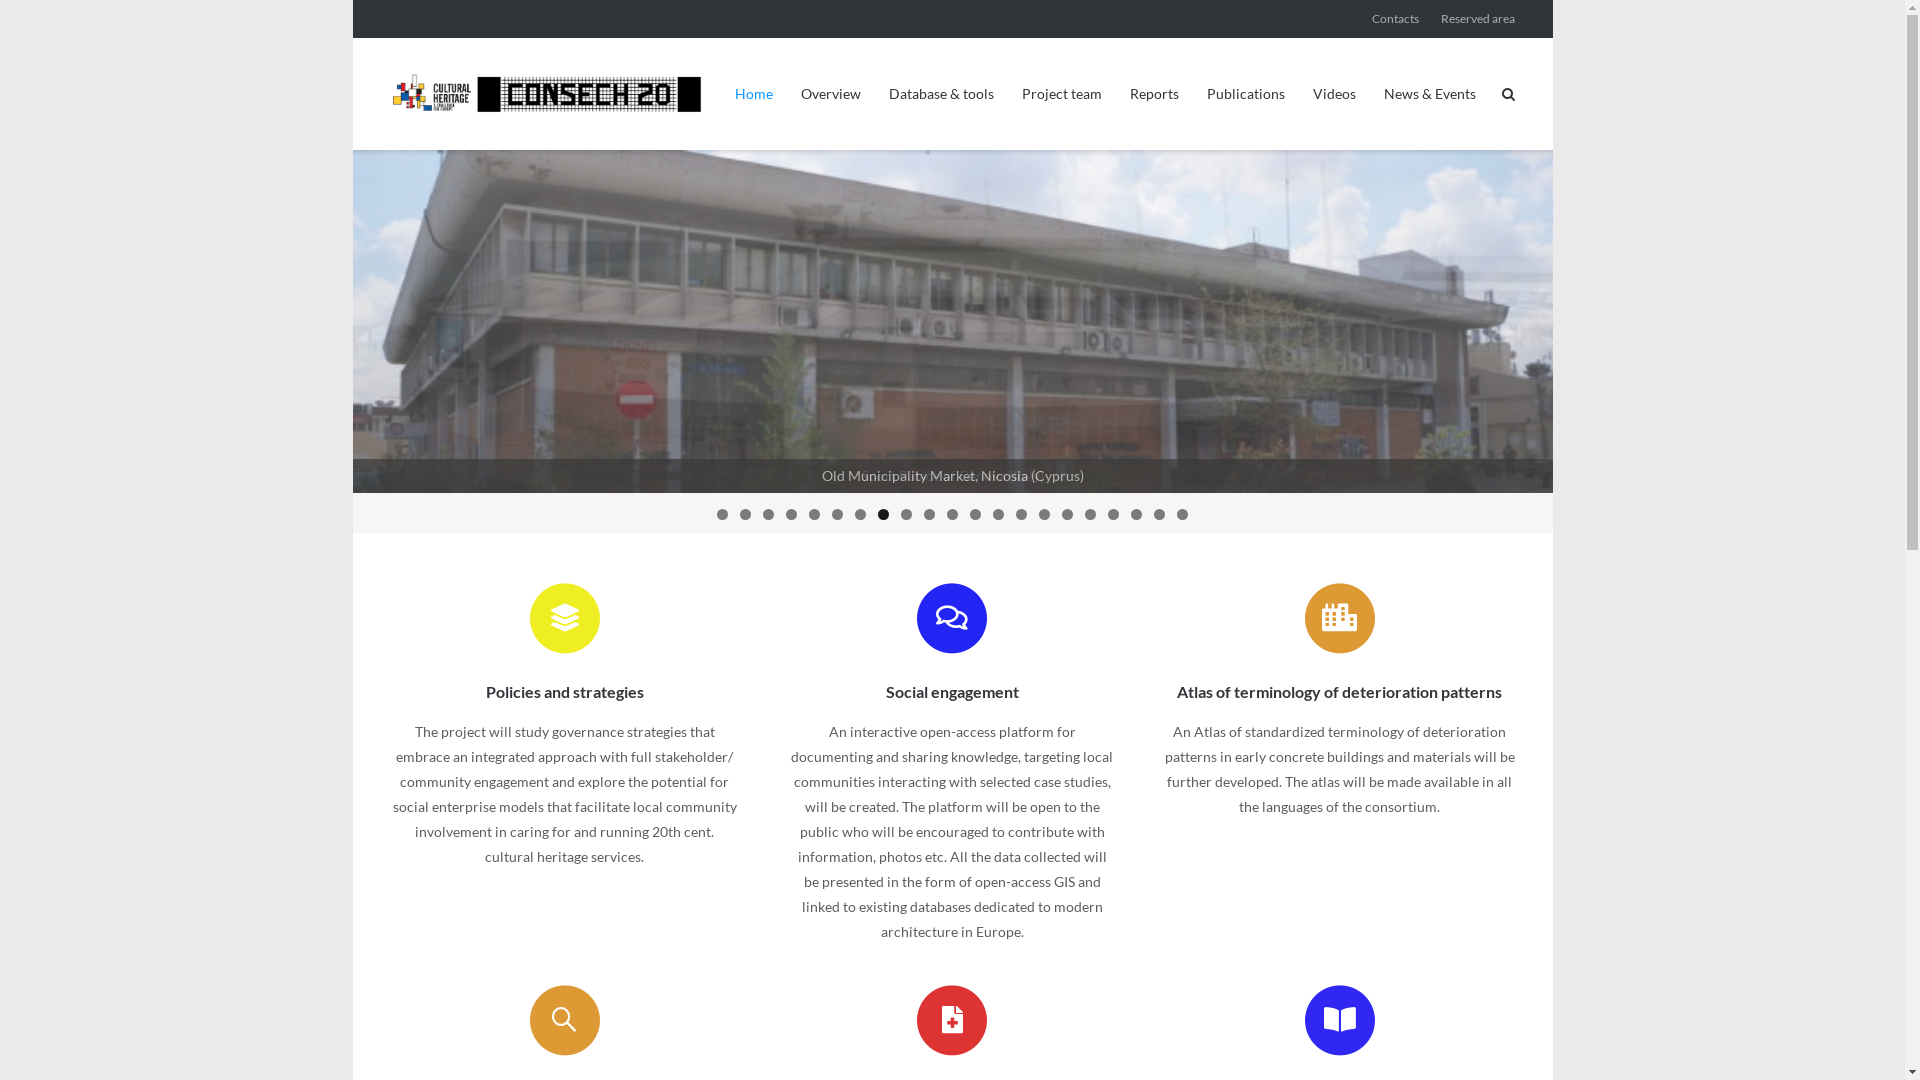 This screenshot has width=1920, height=1080. What do you see at coordinates (785, 513) in the screenshot?
I see `'4'` at bounding box center [785, 513].